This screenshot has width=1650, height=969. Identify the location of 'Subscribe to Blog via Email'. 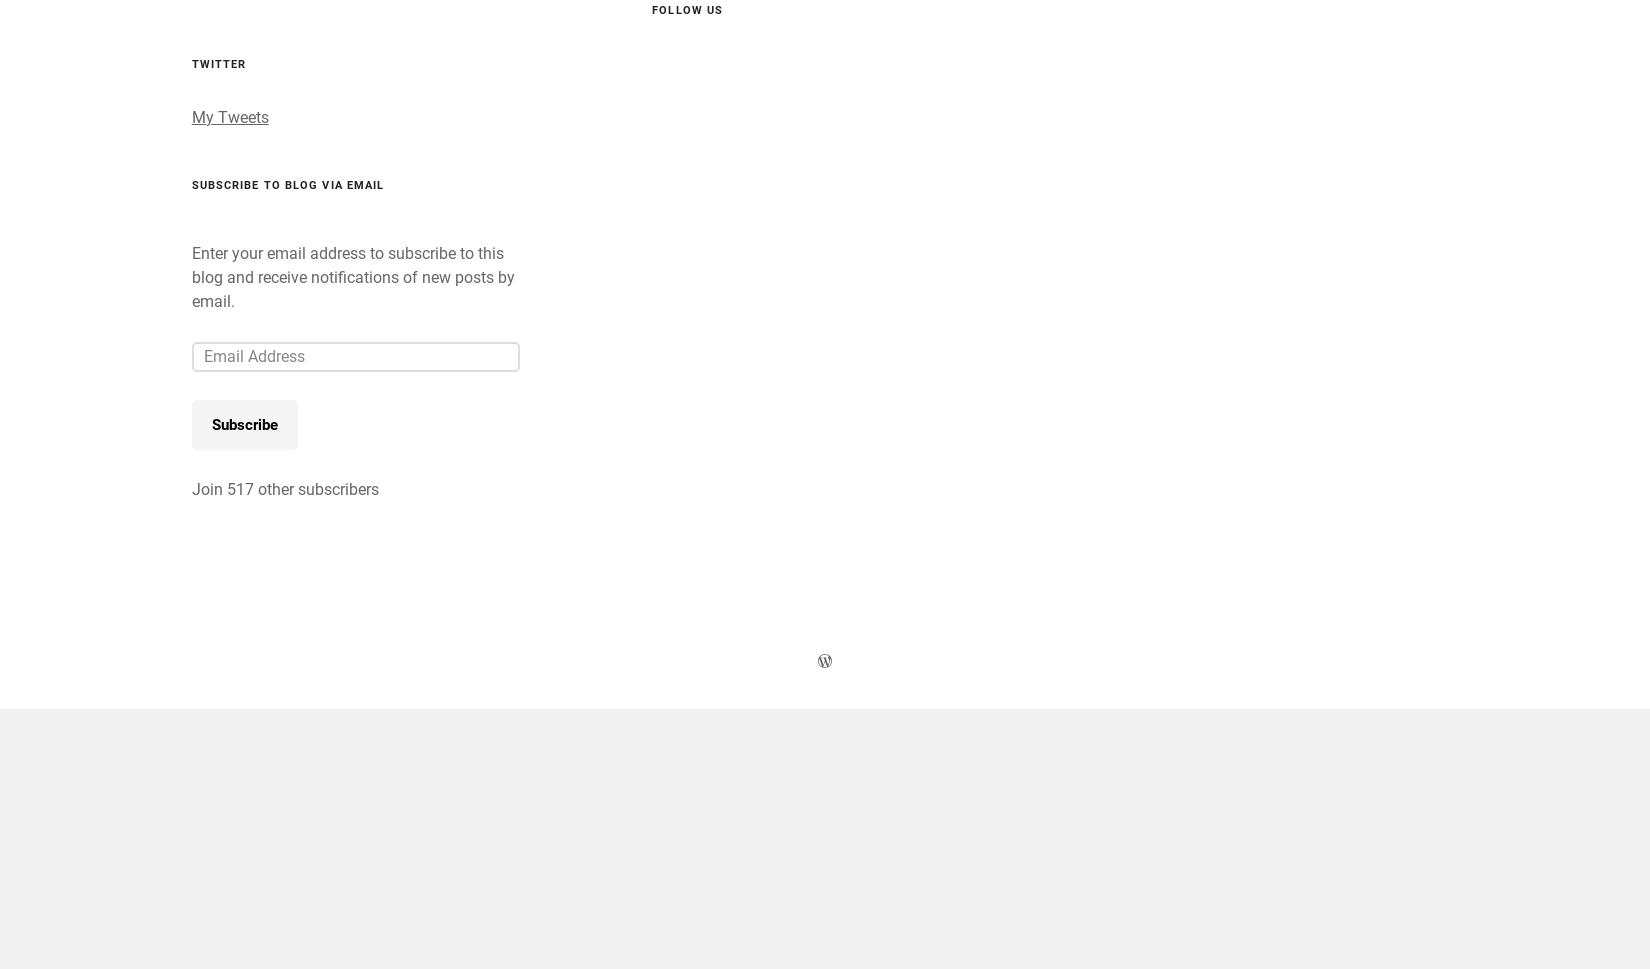
(350, 365).